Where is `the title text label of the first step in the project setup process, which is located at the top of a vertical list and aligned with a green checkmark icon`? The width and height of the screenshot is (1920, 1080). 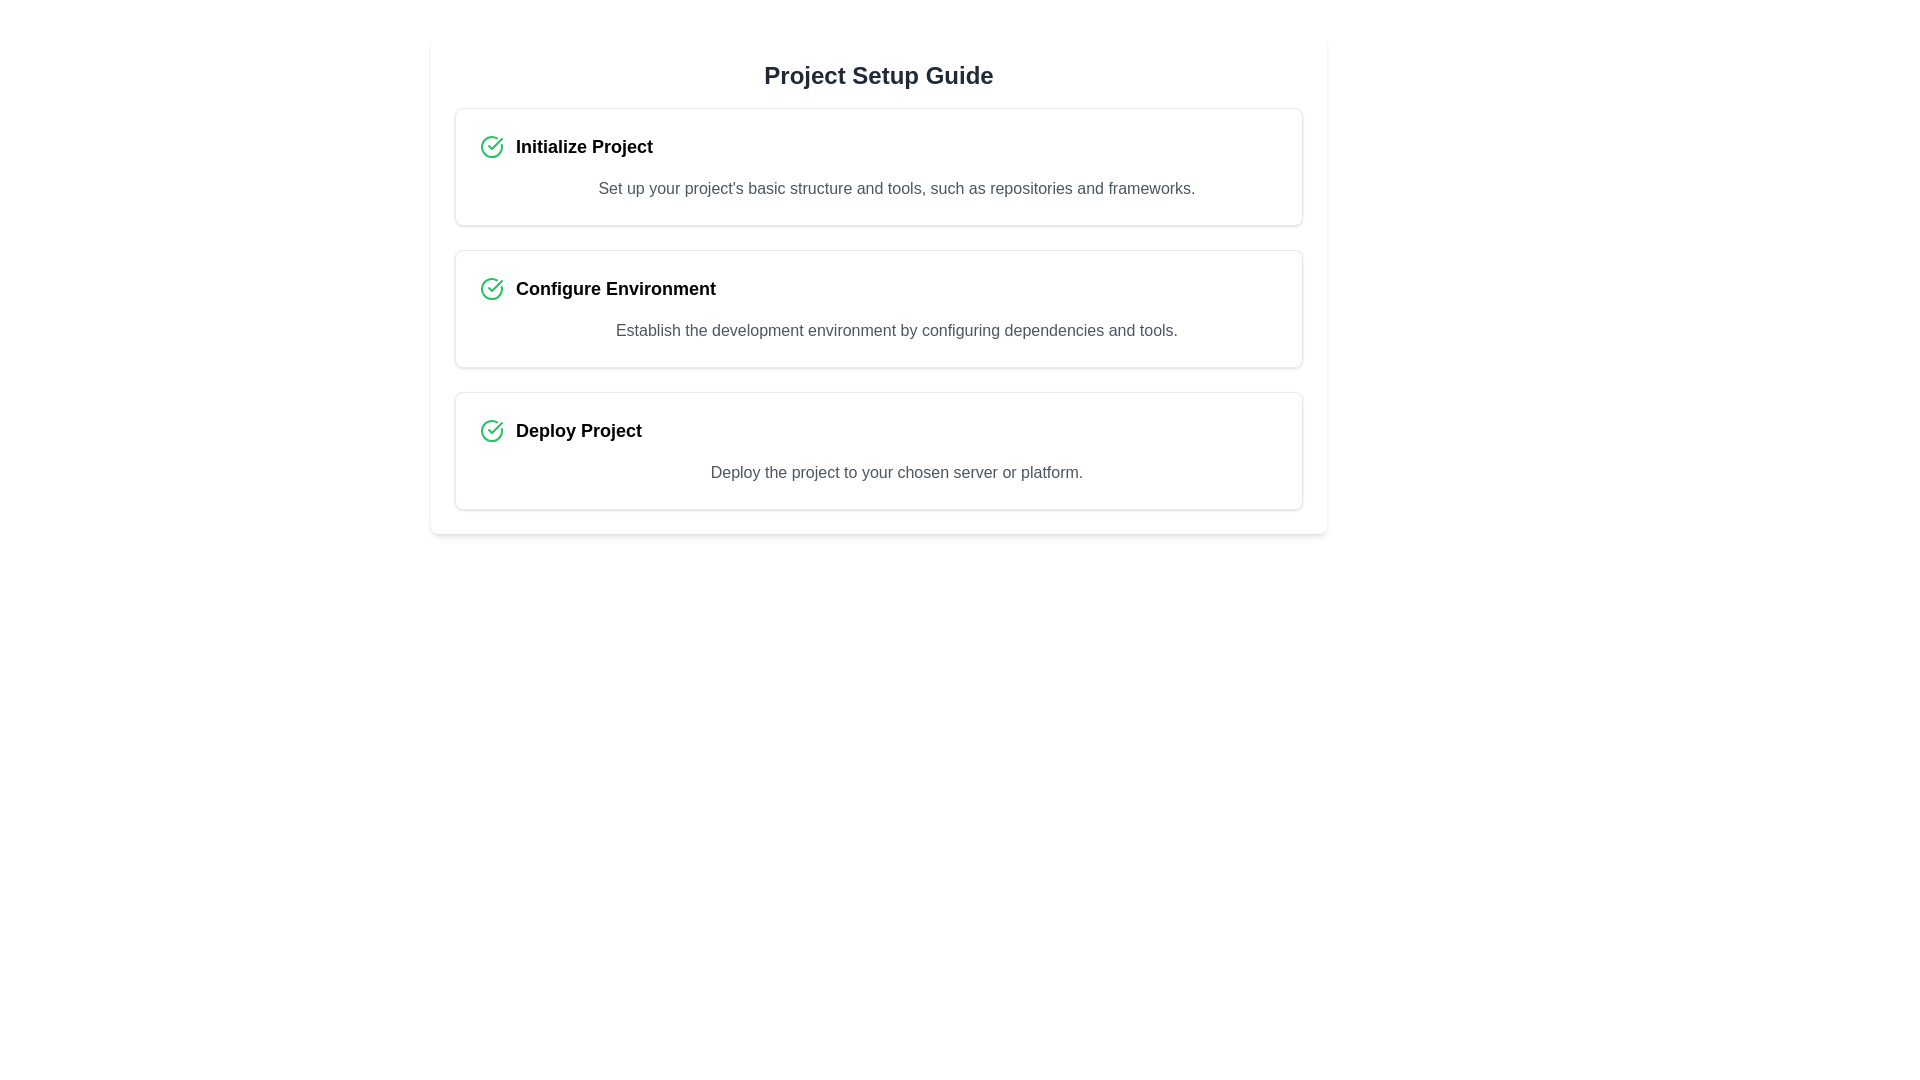 the title text label of the first step in the project setup process, which is located at the top of a vertical list and aligned with a green checkmark icon is located at coordinates (583, 145).